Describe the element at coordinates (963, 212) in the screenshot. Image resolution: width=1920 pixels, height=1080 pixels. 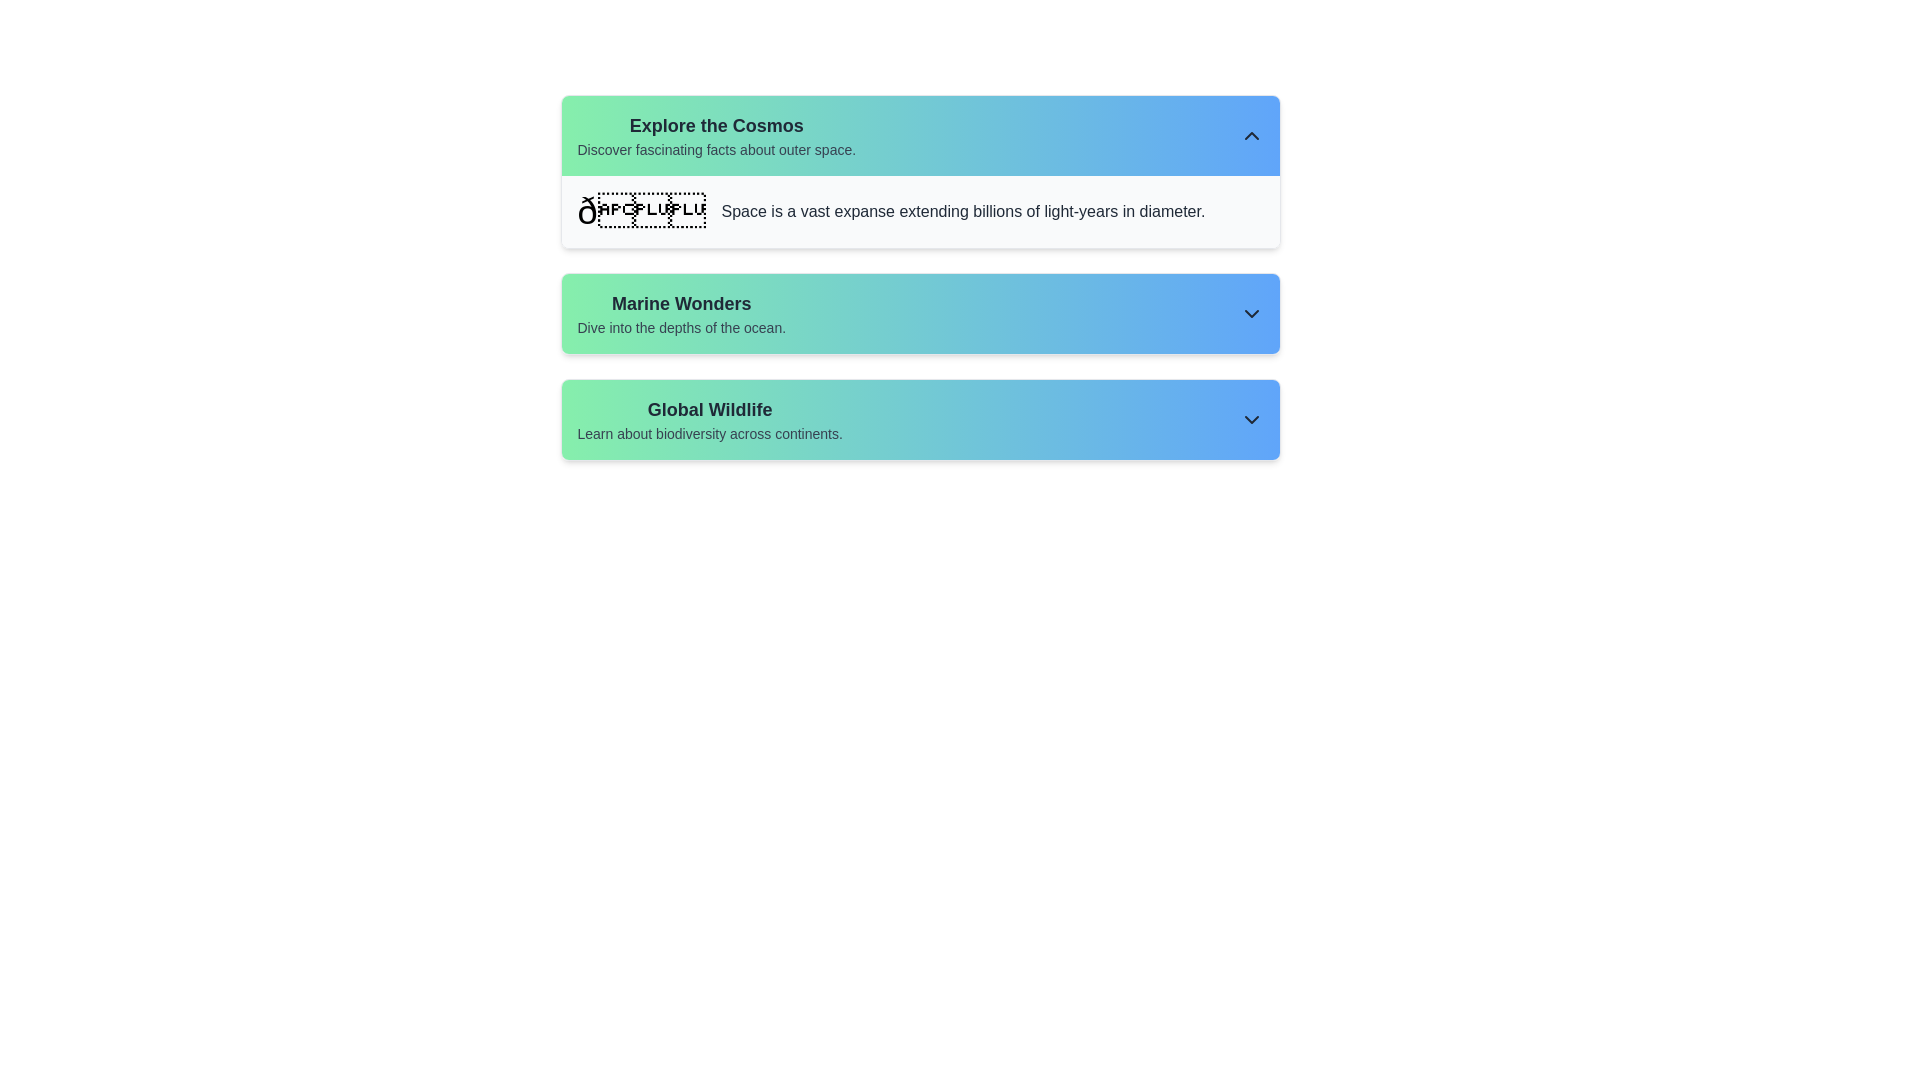
I see `the descriptive text related to space in the 'Explore the Cosmos' section` at that location.